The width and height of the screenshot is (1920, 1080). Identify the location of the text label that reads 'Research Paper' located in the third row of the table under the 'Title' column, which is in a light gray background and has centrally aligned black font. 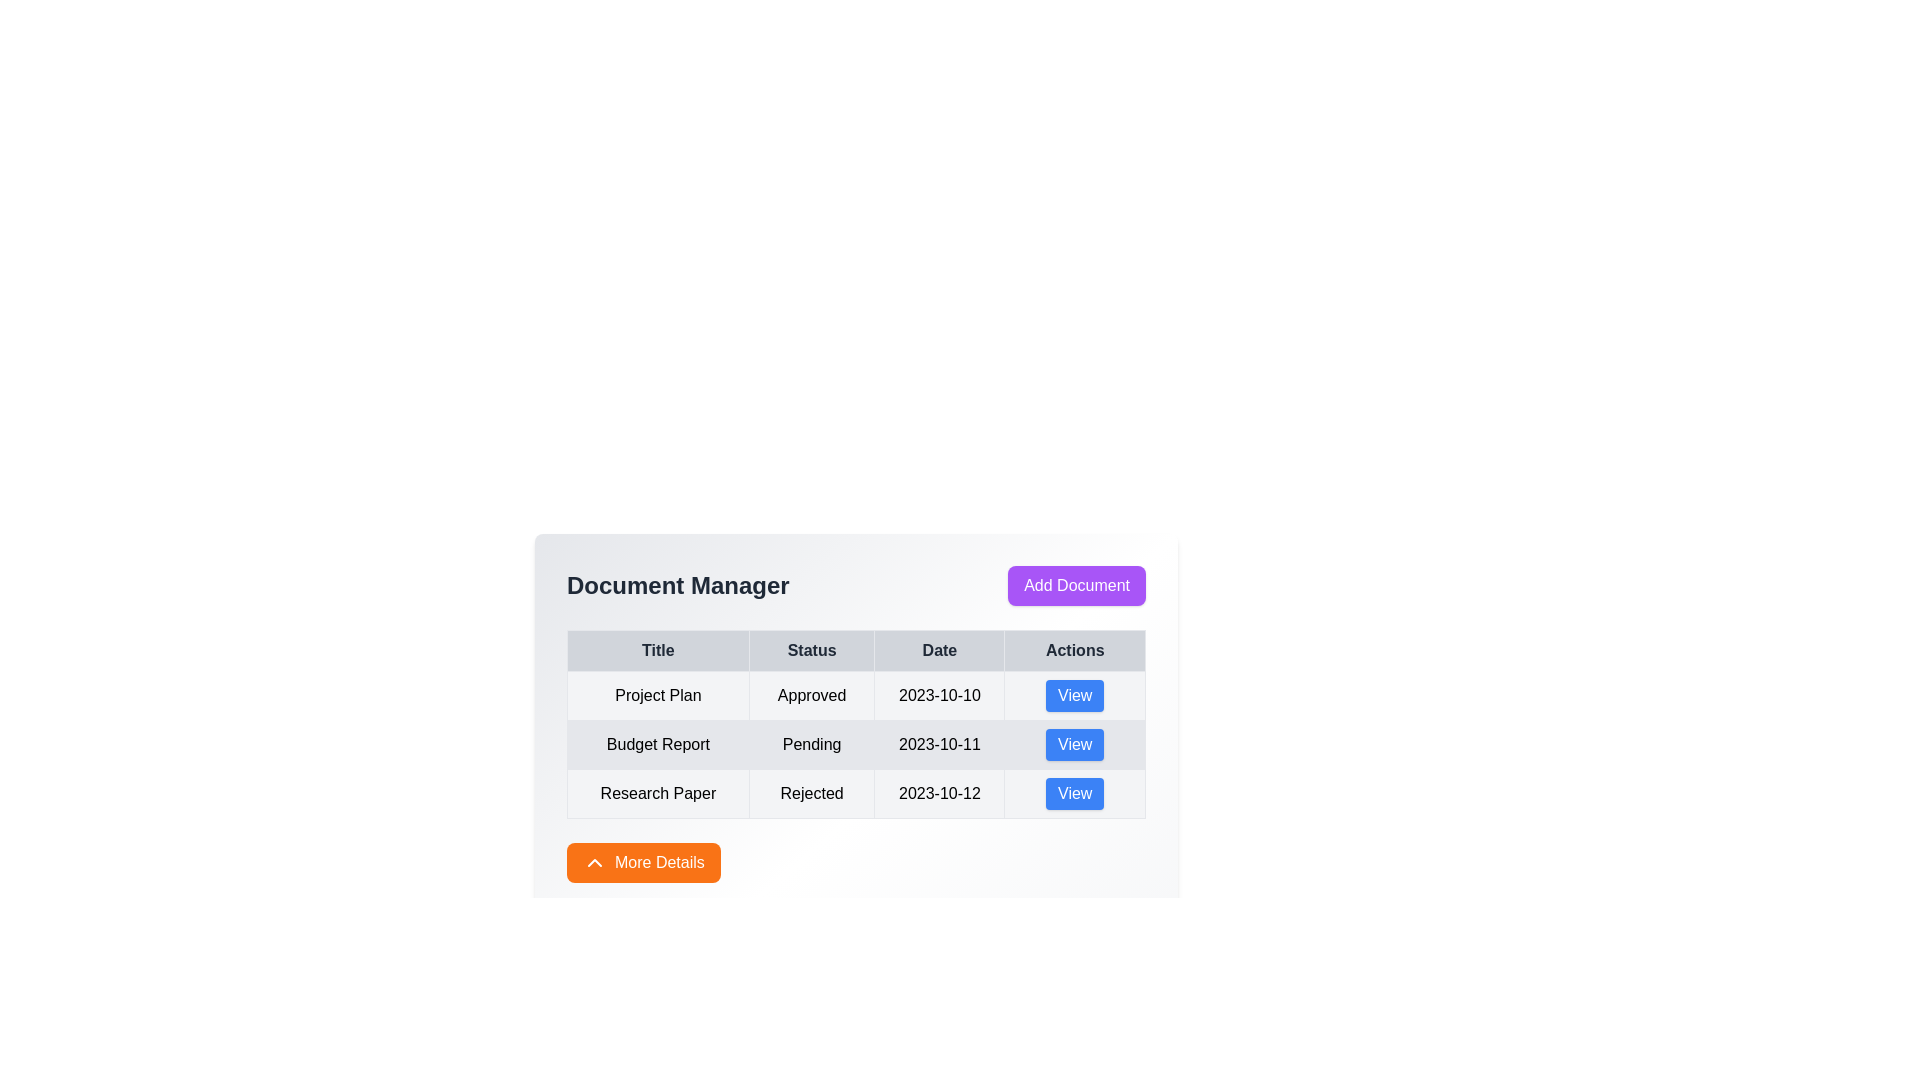
(658, 793).